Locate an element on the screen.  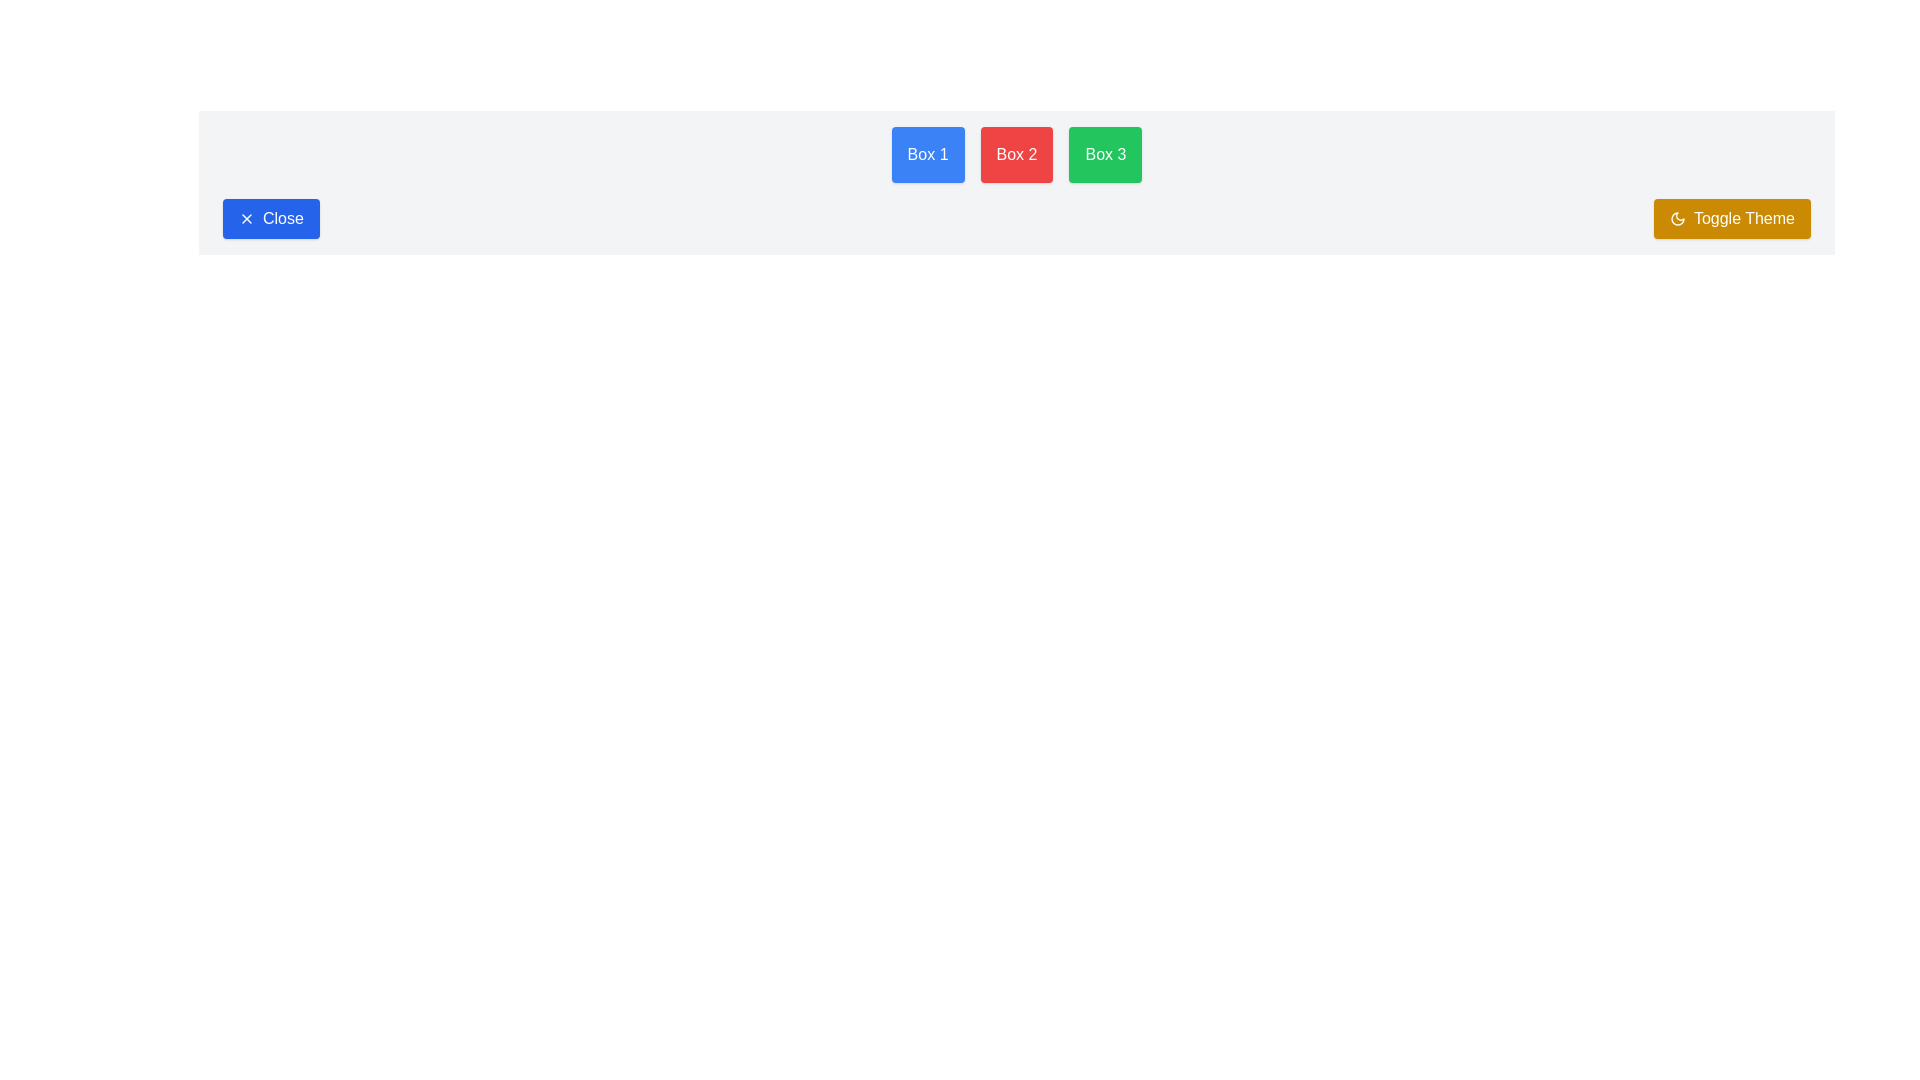
the 'Toggle Theme' button which contains the moon SVG icon indicating dark mode functionality is located at coordinates (1677, 219).